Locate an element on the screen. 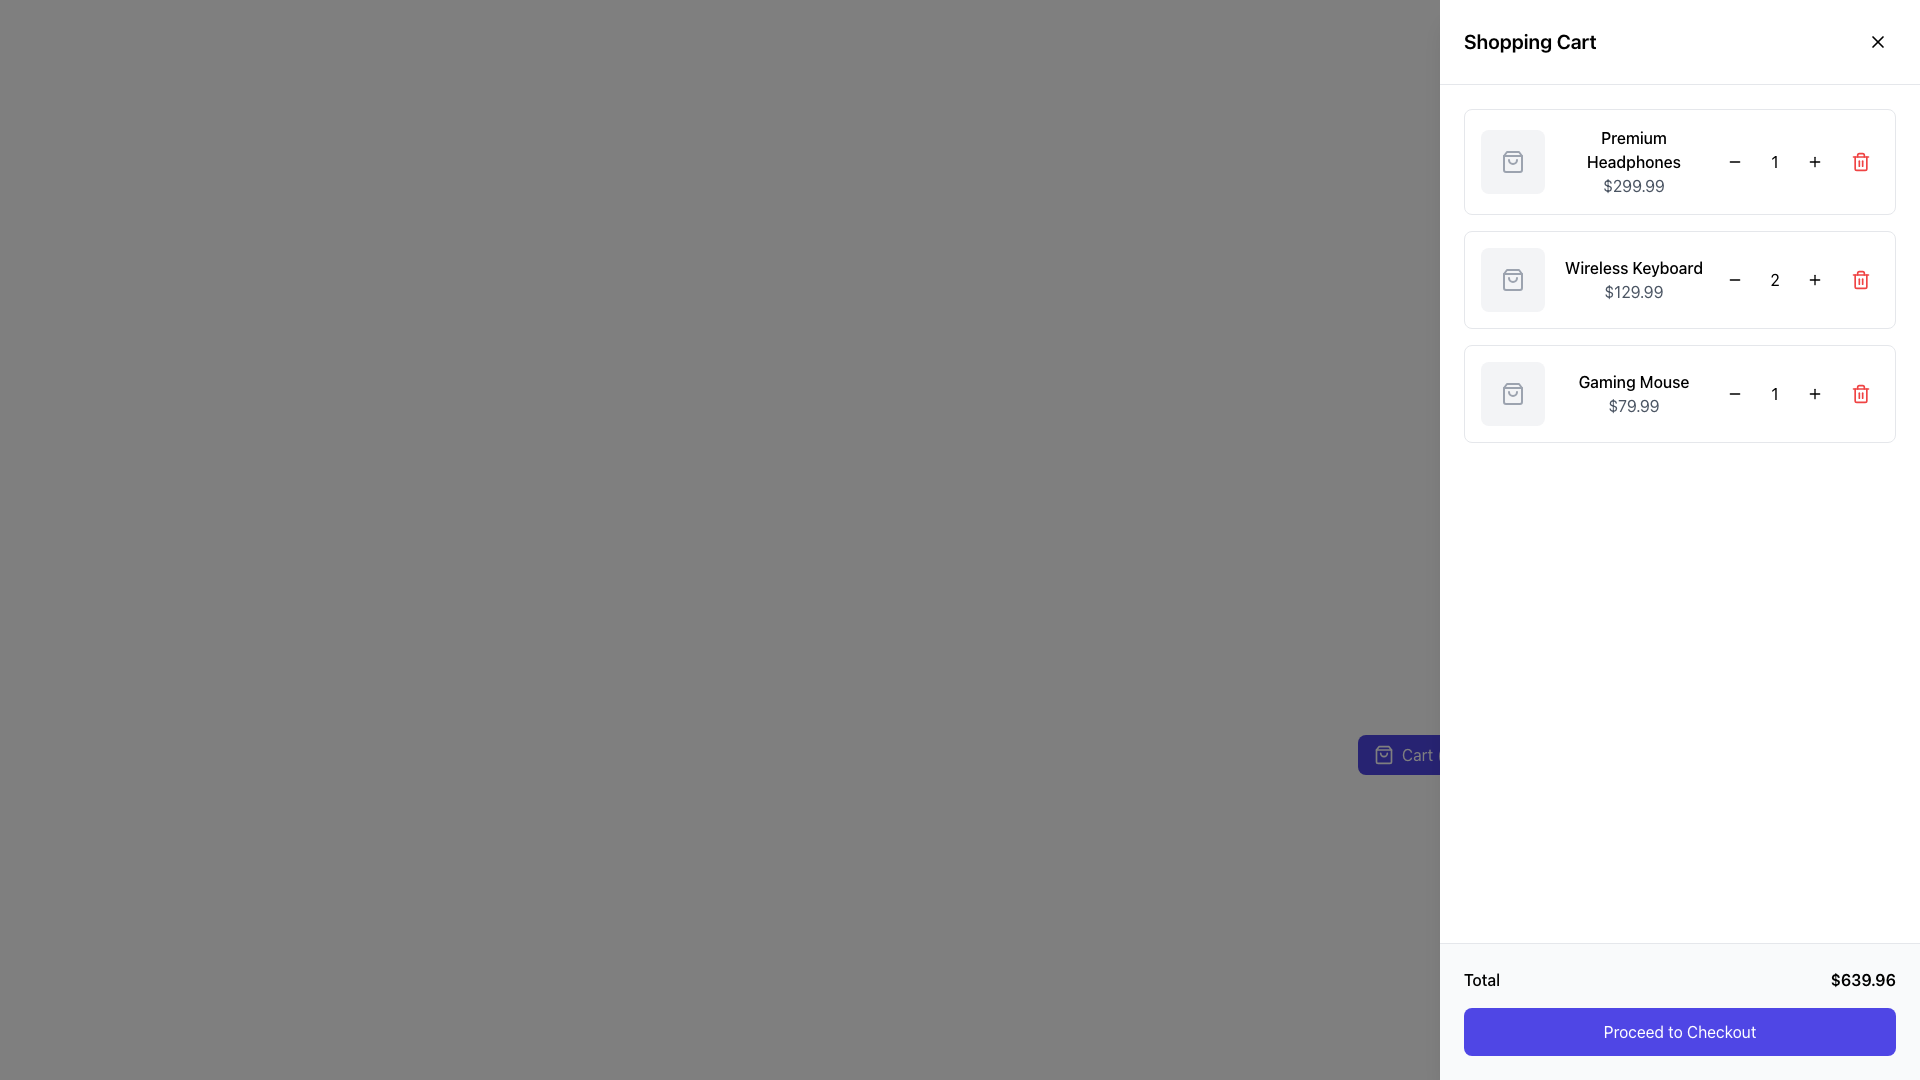 This screenshot has width=1920, height=1080. product details displayed in the text block, which includes the product name 'Premium Headphones' and the price '$299.99' is located at coordinates (1633, 161).